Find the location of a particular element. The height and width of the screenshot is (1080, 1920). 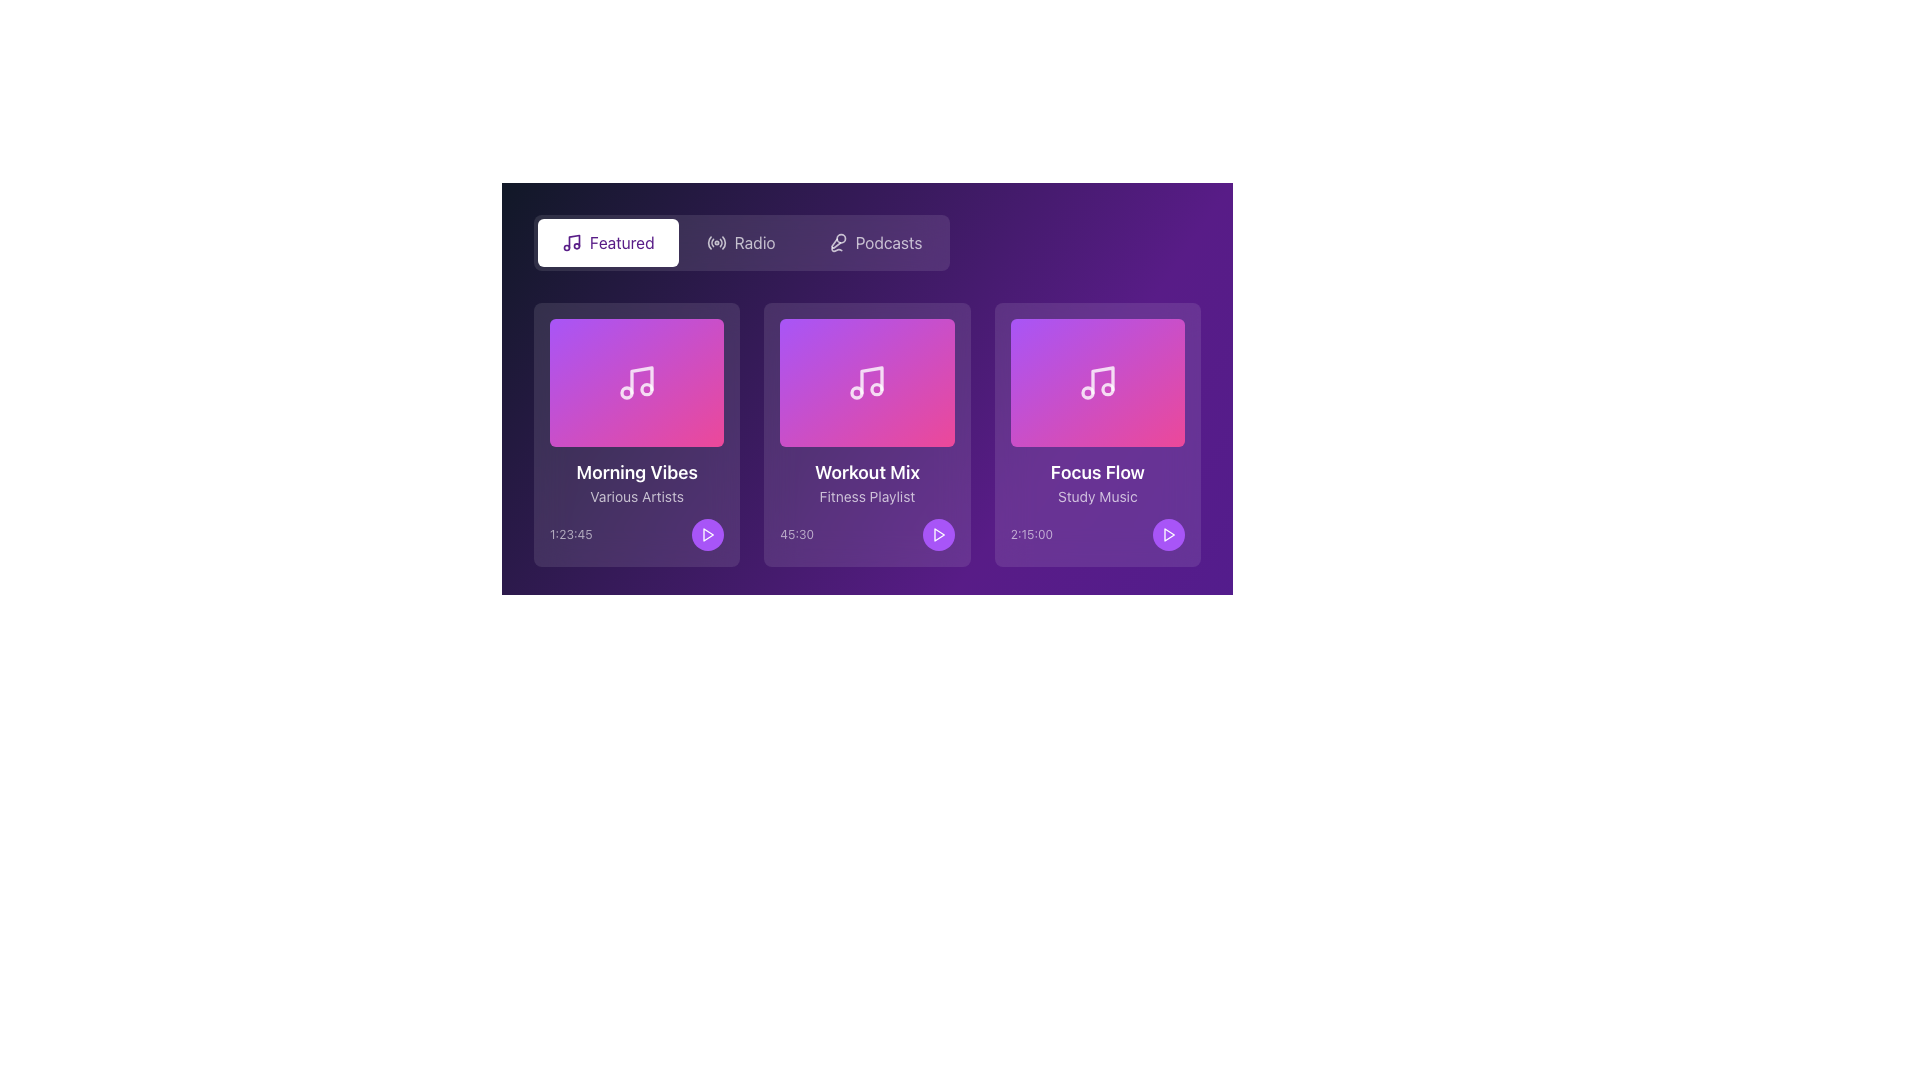

the static text displaying the time '1:23:45' located at the bottom-left corner of the 'Morning Vibes' card, to the left of the circular play button is located at coordinates (570, 534).